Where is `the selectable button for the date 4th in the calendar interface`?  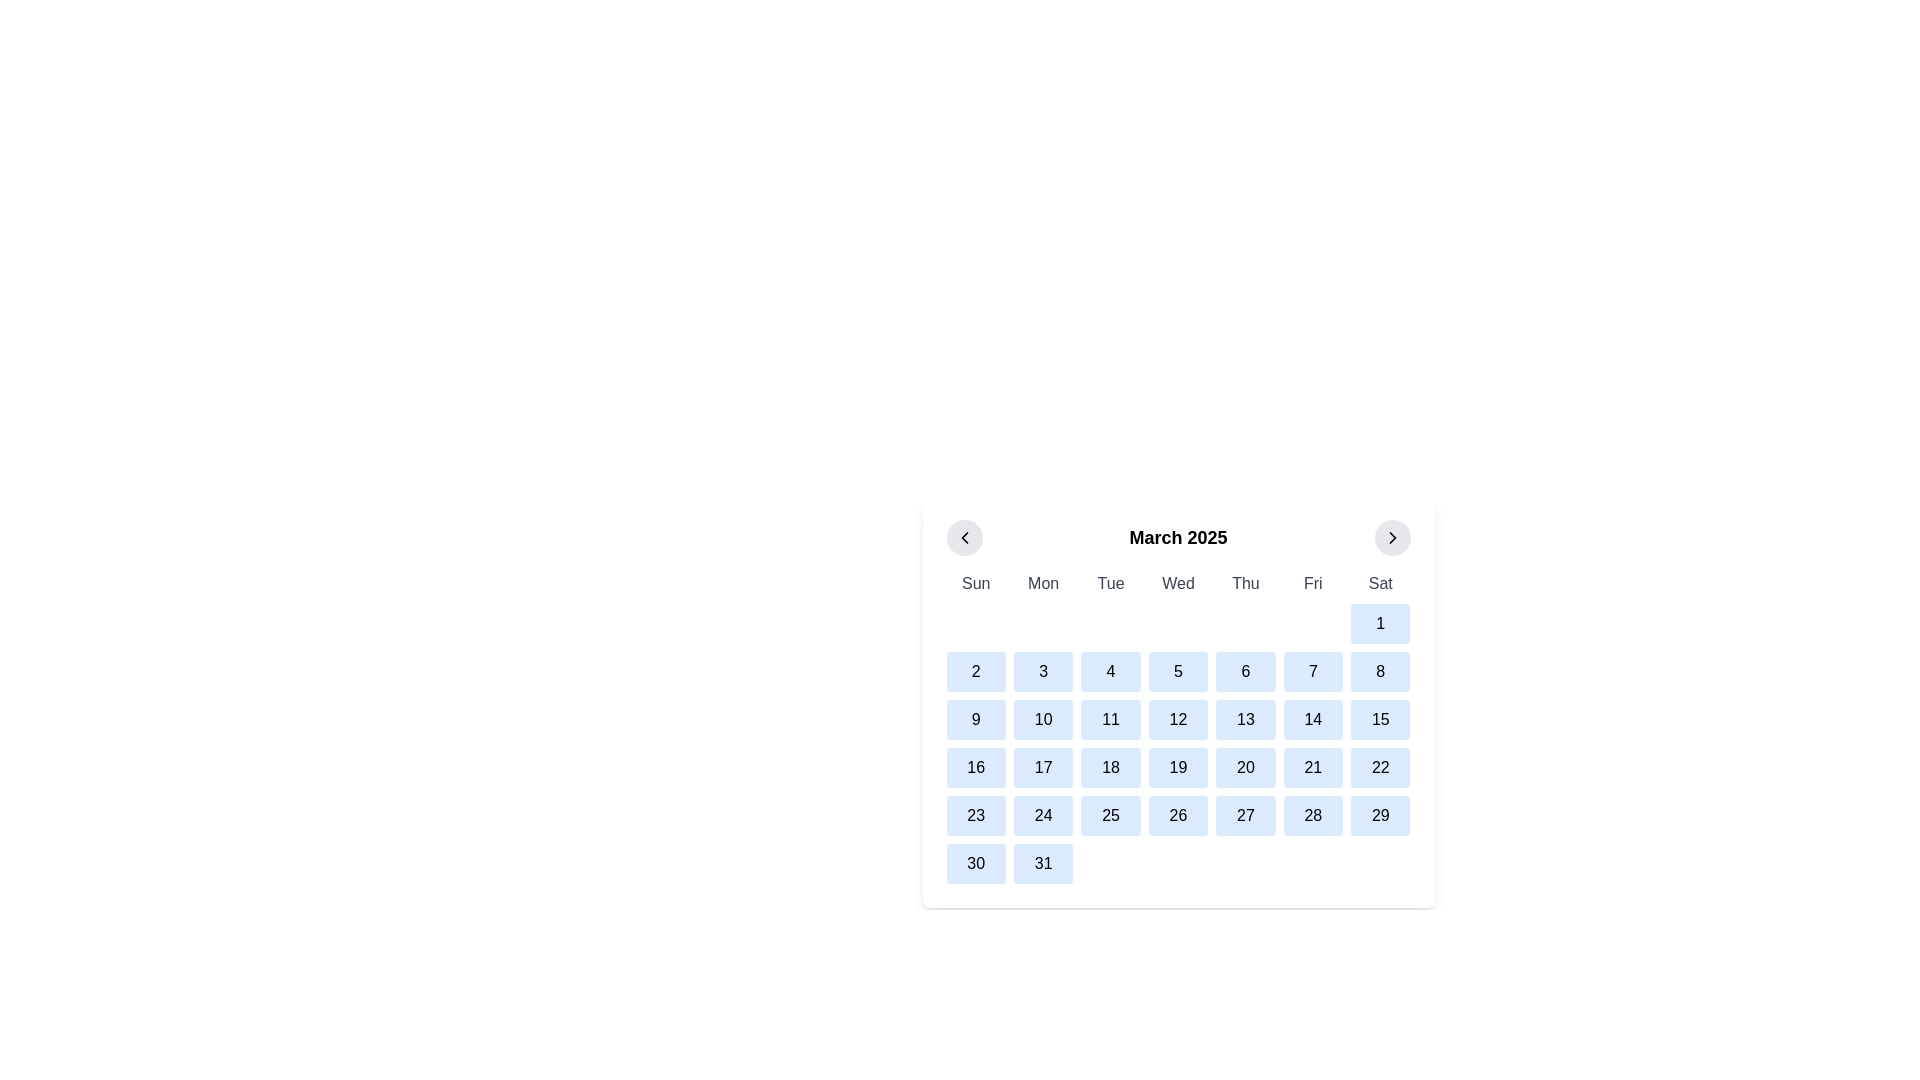
the selectable button for the date 4th in the calendar interface is located at coordinates (1110, 671).